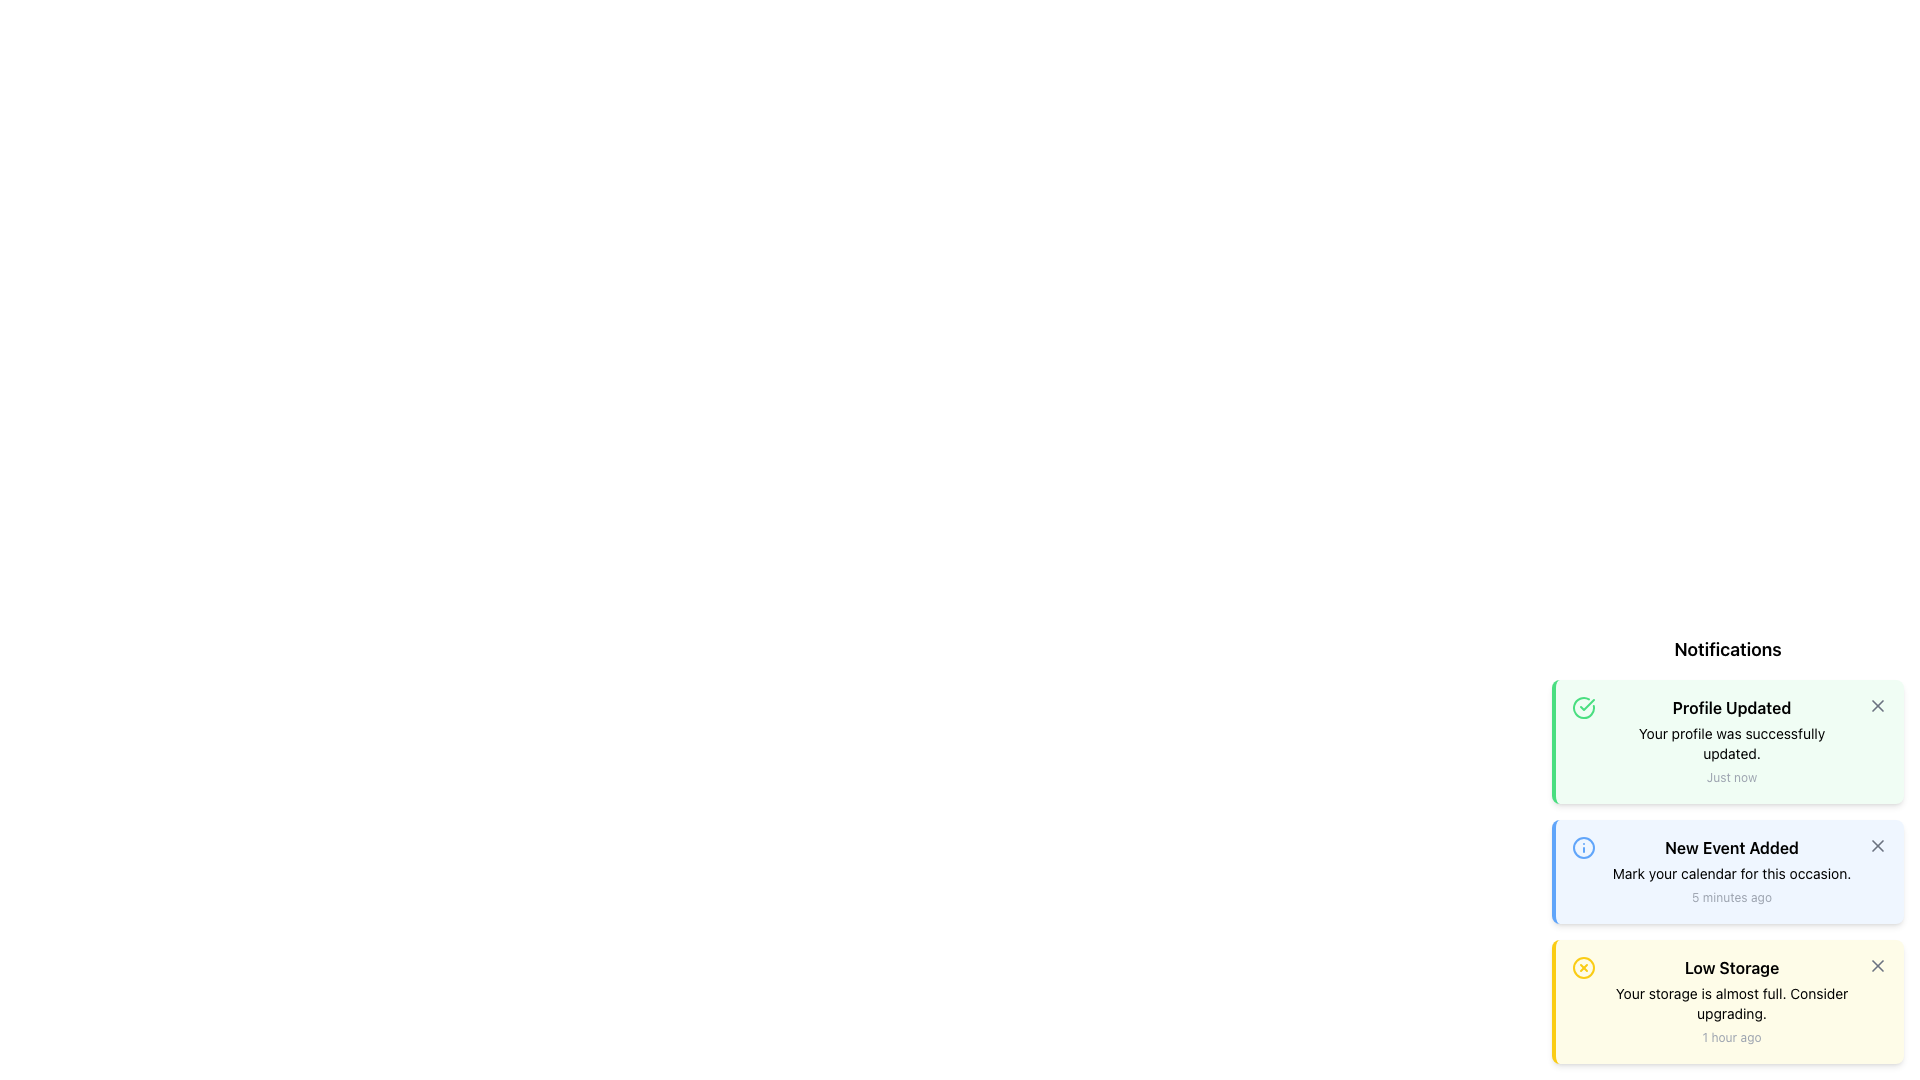 The image size is (1920, 1080). Describe the element at coordinates (1583, 967) in the screenshot. I see `the warning icon in the last yellow notification card that indicates a low storage issue, located at the upper-left corner of the card` at that location.